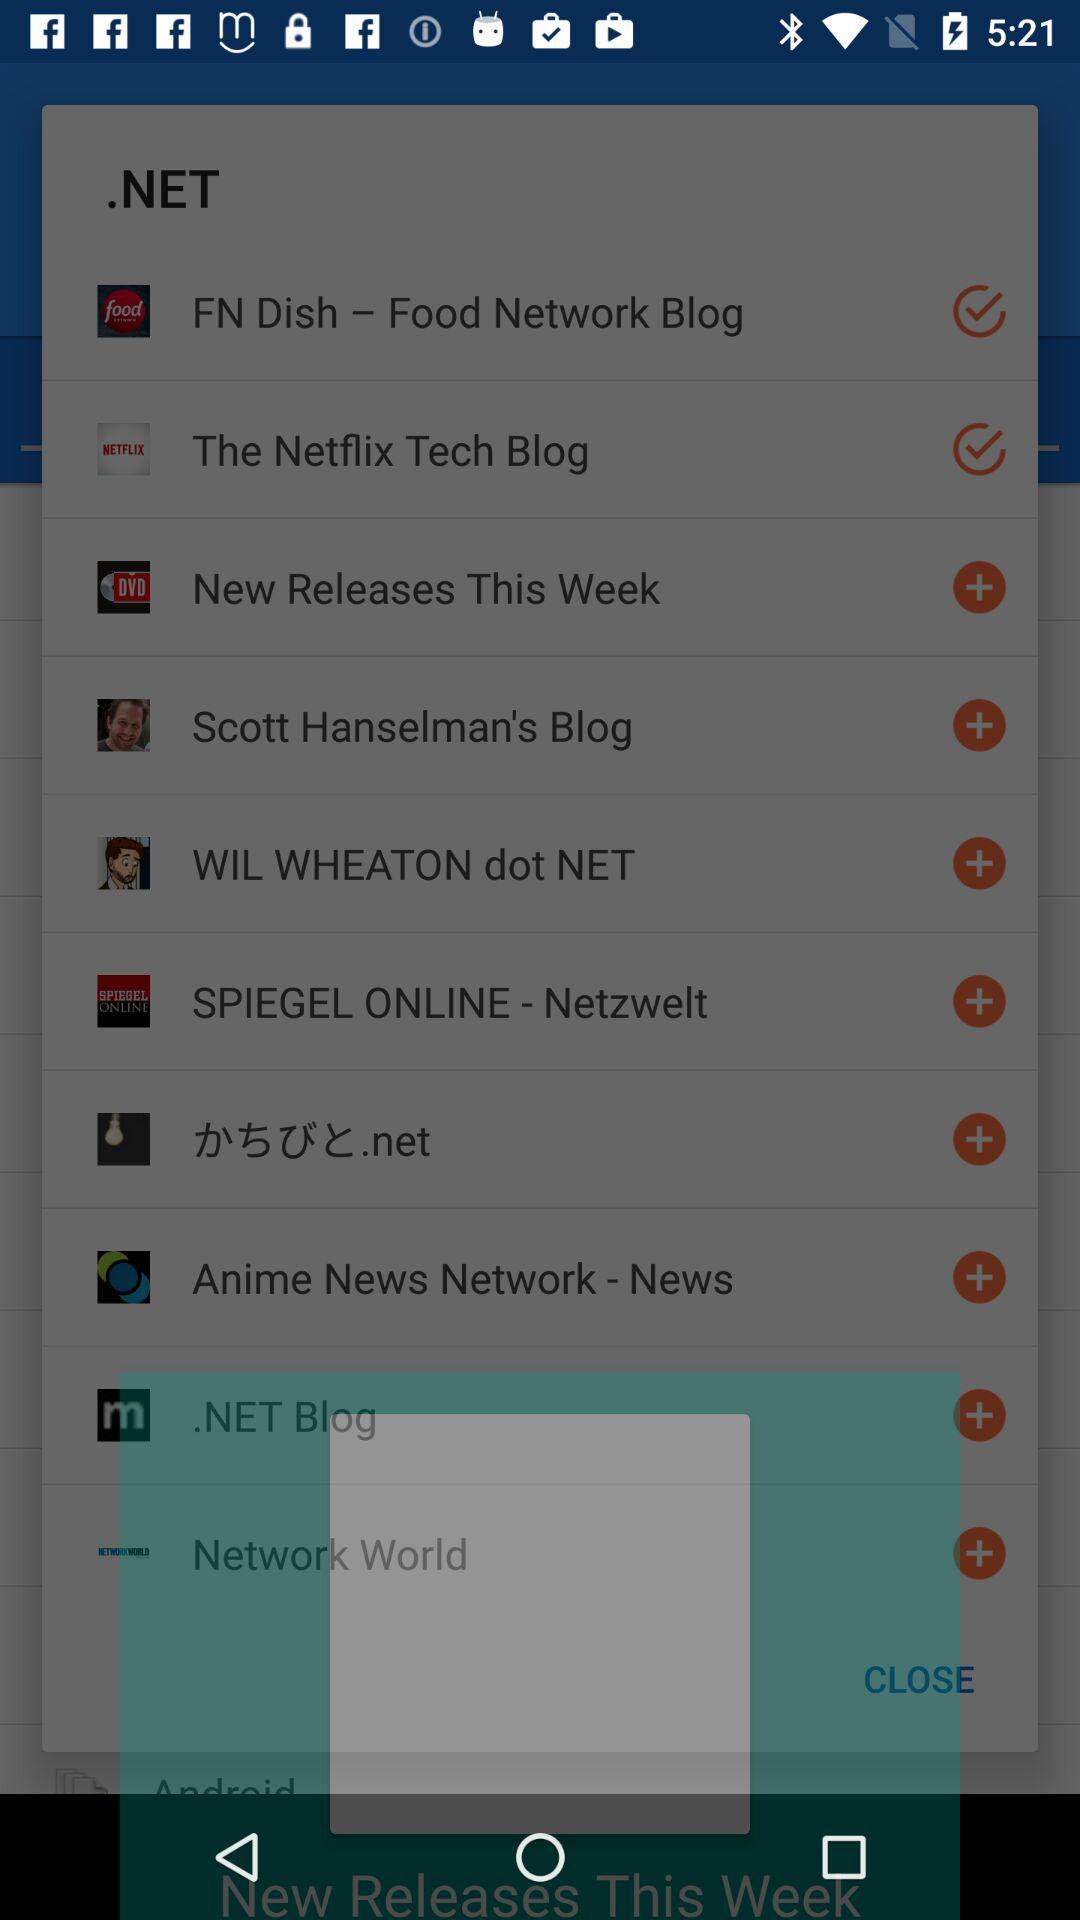 Image resolution: width=1080 pixels, height=1920 pixels. What do you see at coordinates (978, 310) in the screenshot?
I see `the option` at bounding box center [978, 310].